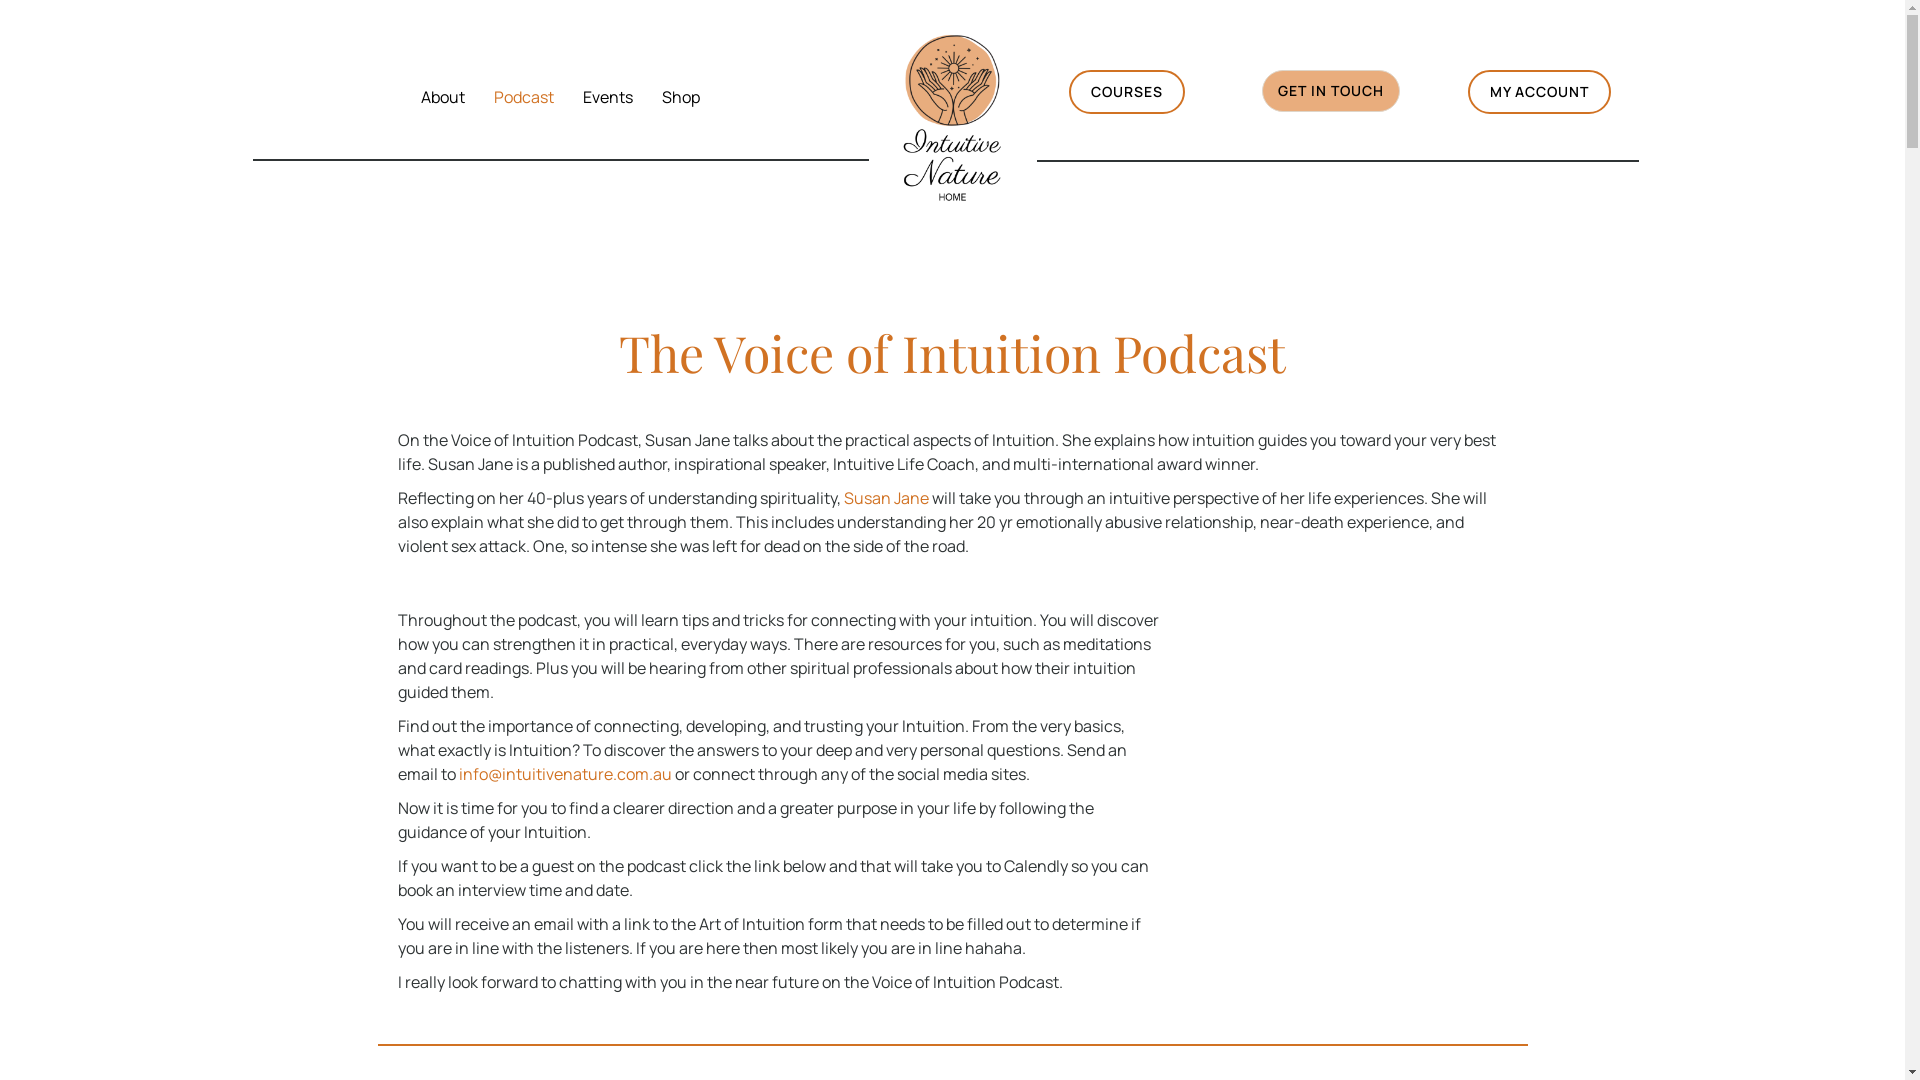  What do you see at coordinates (523, 96) in the screenshot?
I see `'Podcast'` at bounding box center [523, 96].